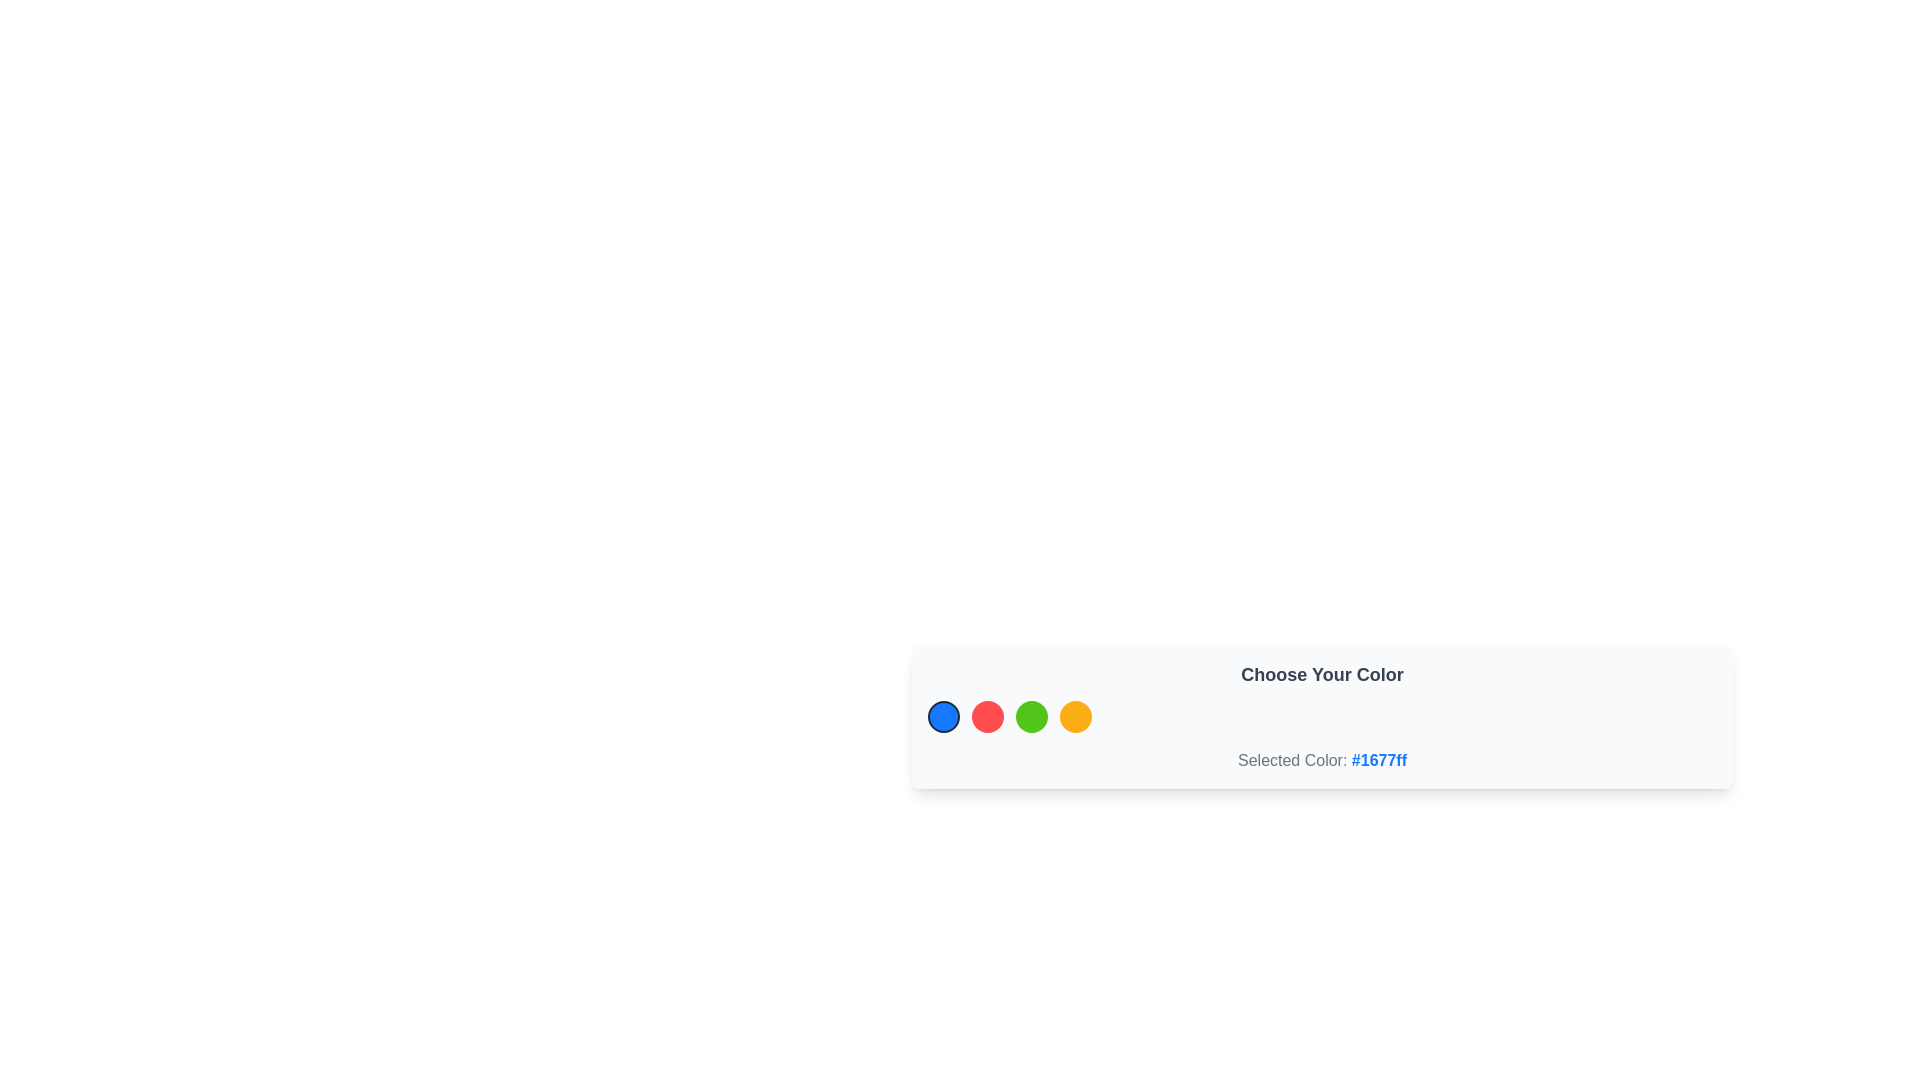 Image resolution: width=1920 pixels, height=1080 pixels. What do you see at coordinates (1322, 760) in the screenshot?
I see `the Text Display element that reads 'Selected Color: #1677ff'` at bounding box center [1322, 760].